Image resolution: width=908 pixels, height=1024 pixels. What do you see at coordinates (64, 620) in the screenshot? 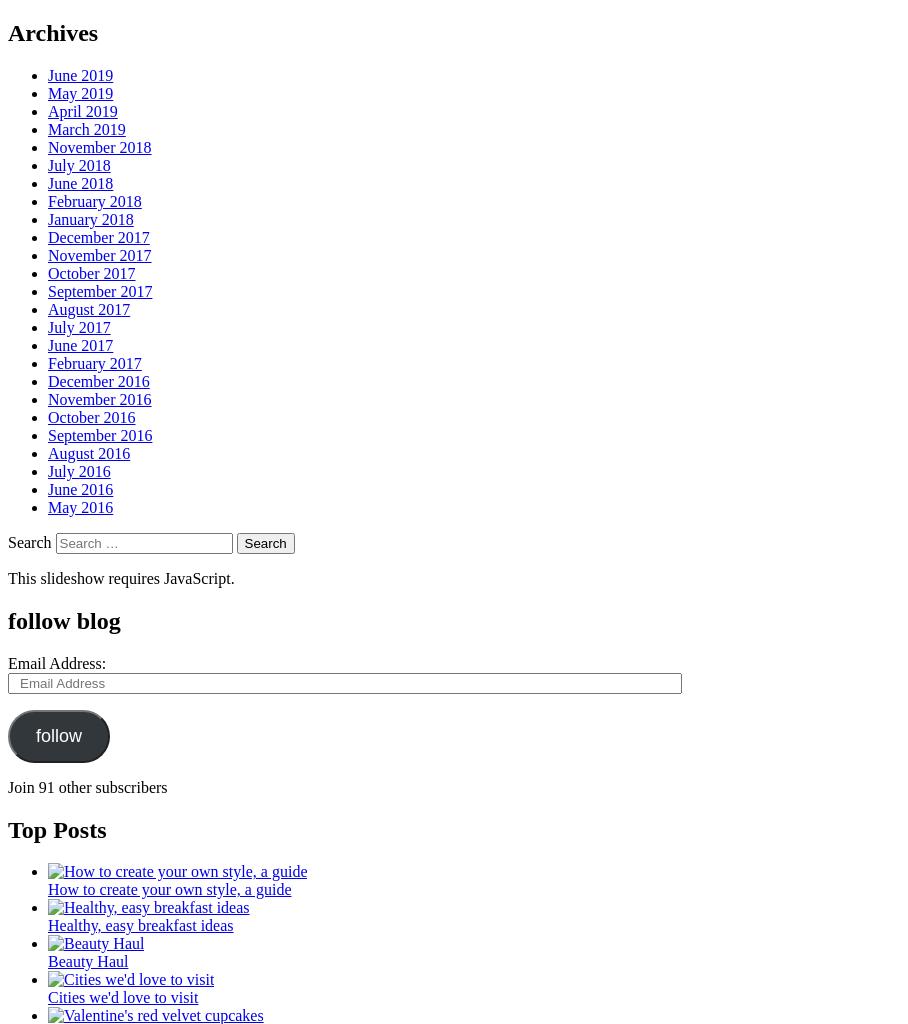
I see `'follow blog'` at bounding box center [64, 620].